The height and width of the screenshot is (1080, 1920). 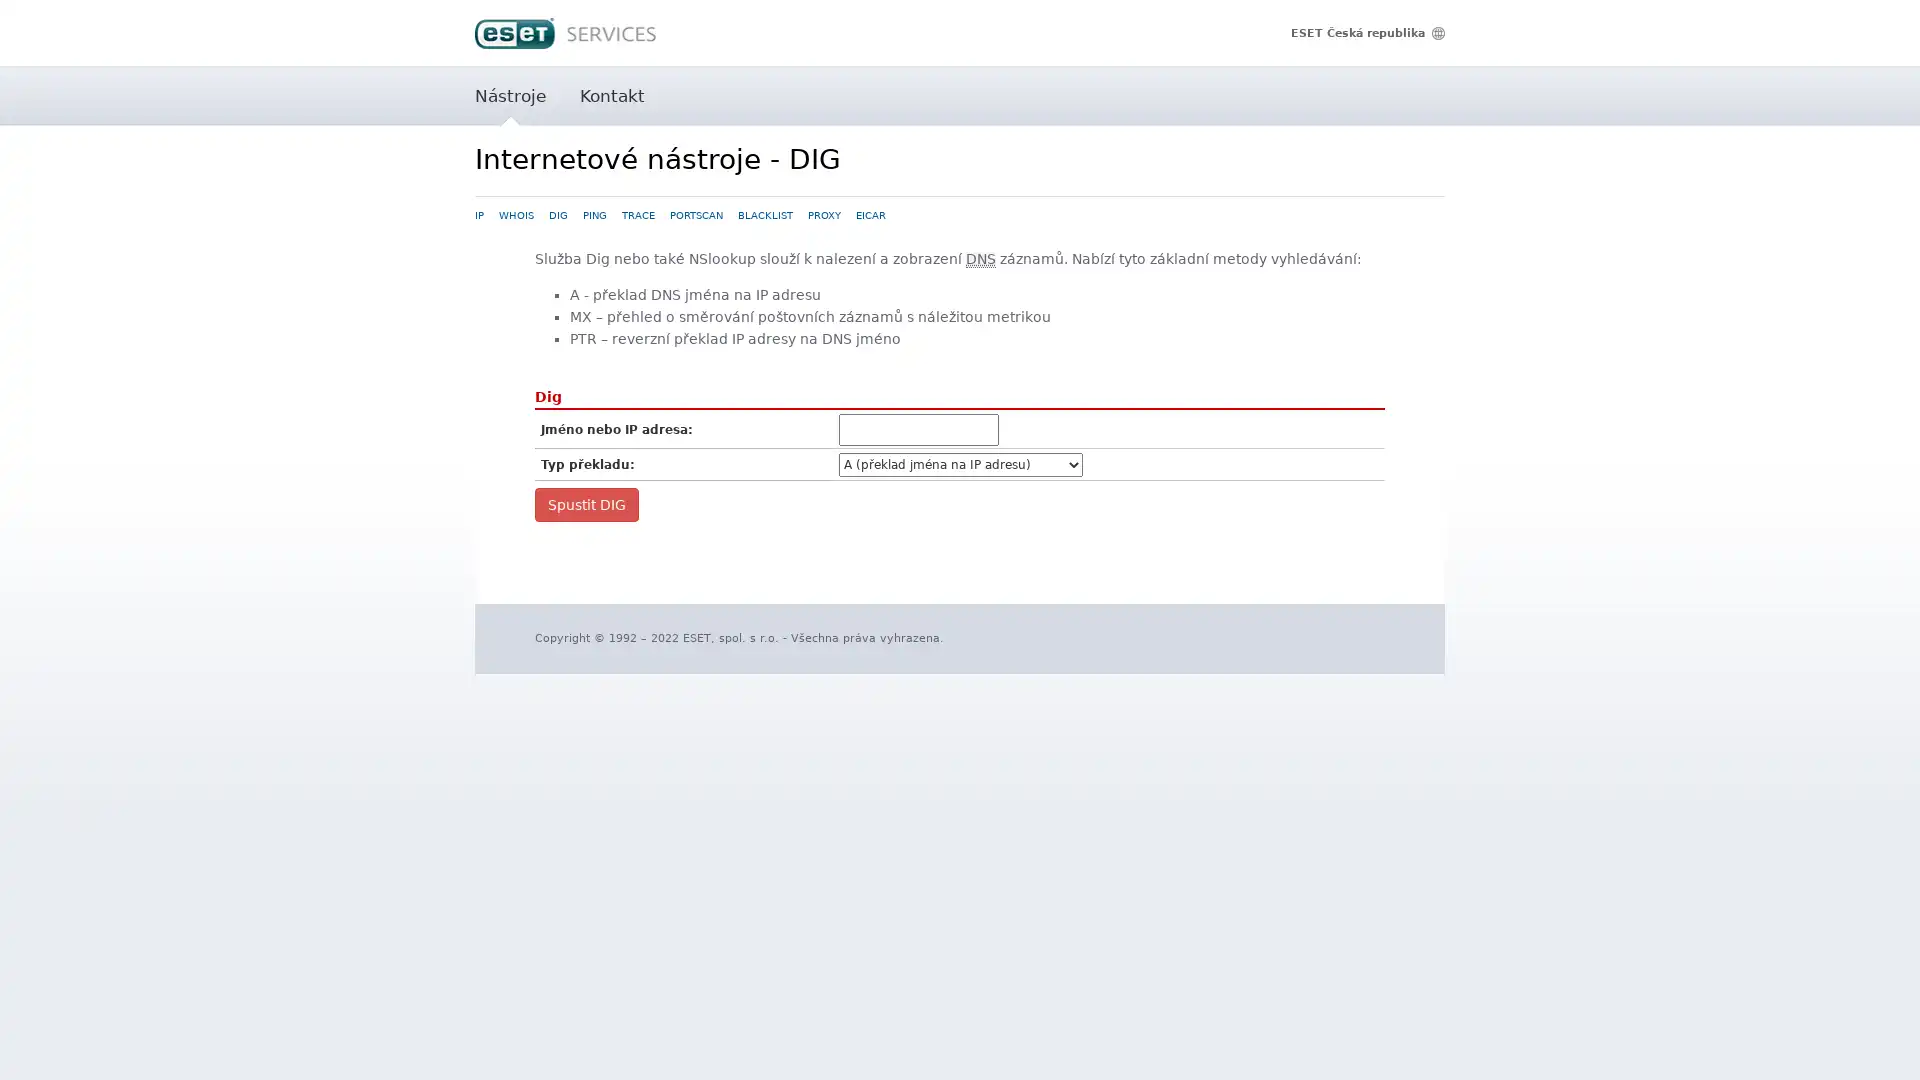 I want to click on Spustit DIG, so click(x=585, y=503).